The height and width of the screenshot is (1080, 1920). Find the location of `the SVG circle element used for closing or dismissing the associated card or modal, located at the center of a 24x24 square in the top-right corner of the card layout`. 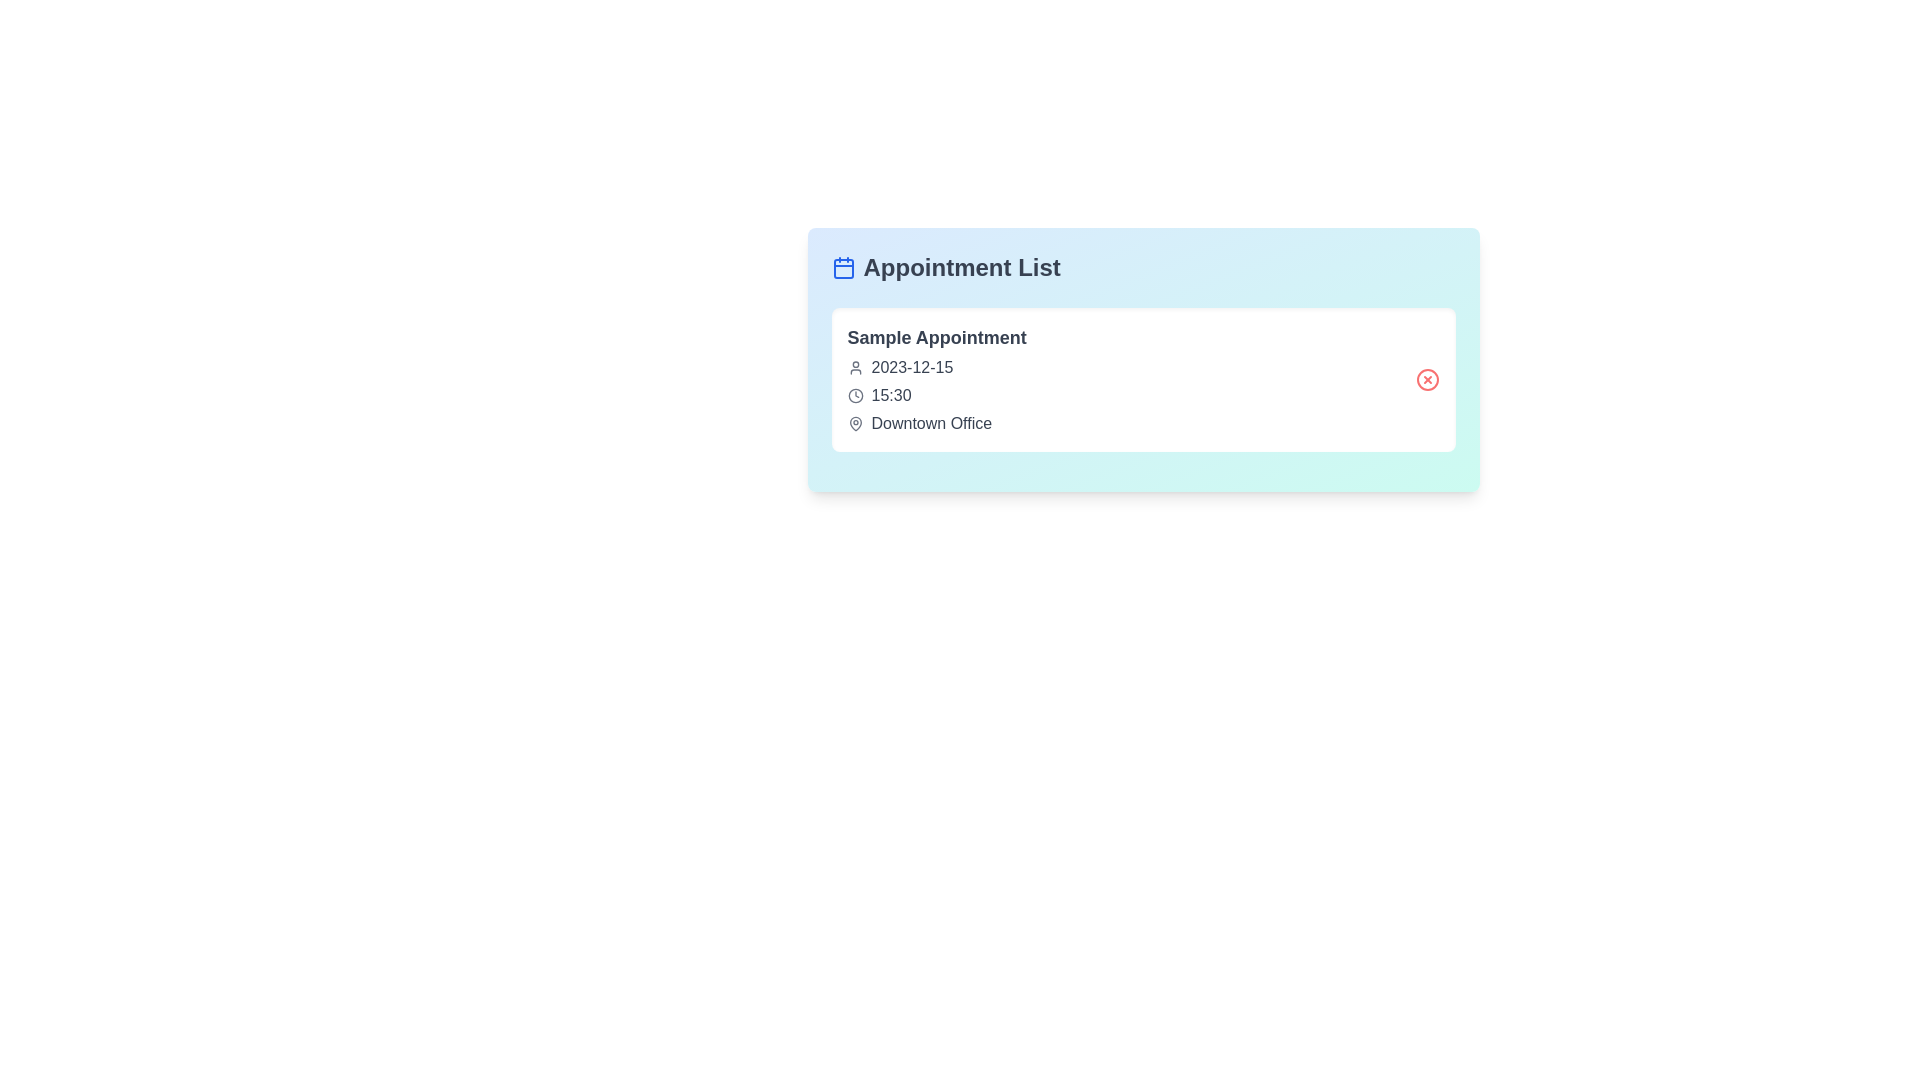

the SVG circle element used for closing or dismissing the associated card or modal, located at the center of a 24x24 square in the top-right corner of the card layout is located at coordinates (1426, 380).